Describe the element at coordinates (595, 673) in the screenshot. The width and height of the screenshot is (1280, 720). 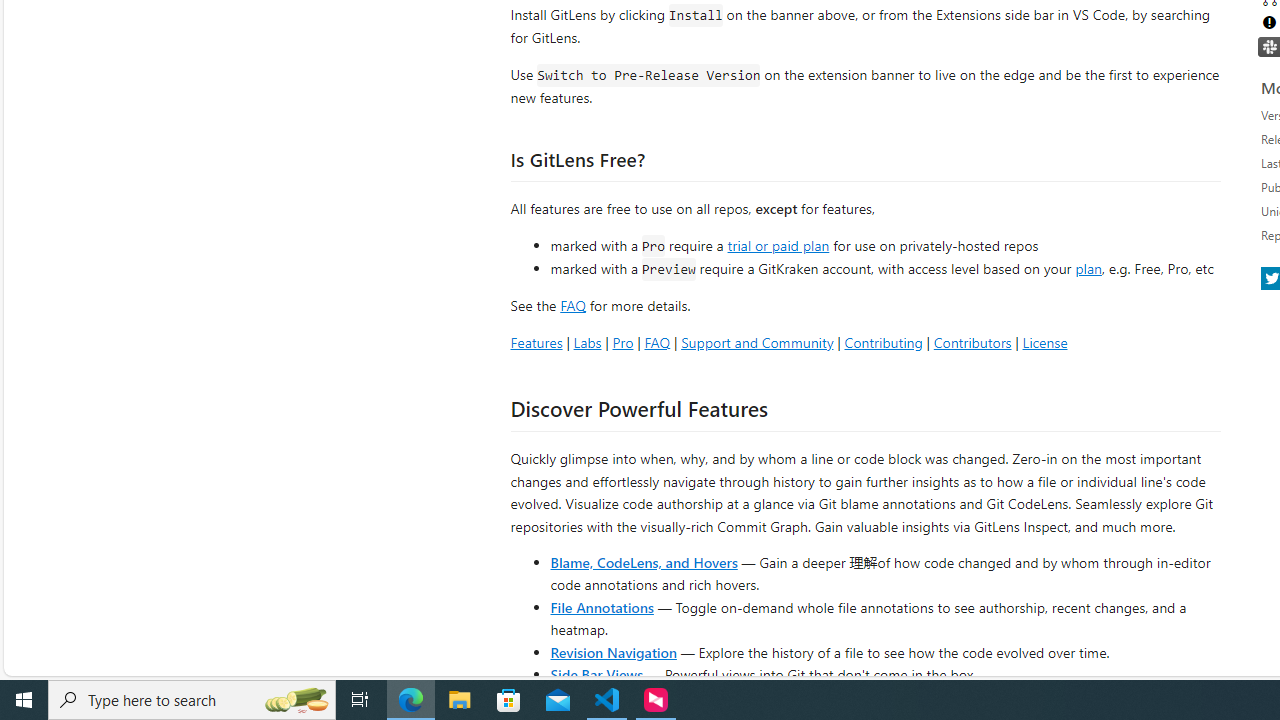
I see `'Side Bar Views'` at that location.